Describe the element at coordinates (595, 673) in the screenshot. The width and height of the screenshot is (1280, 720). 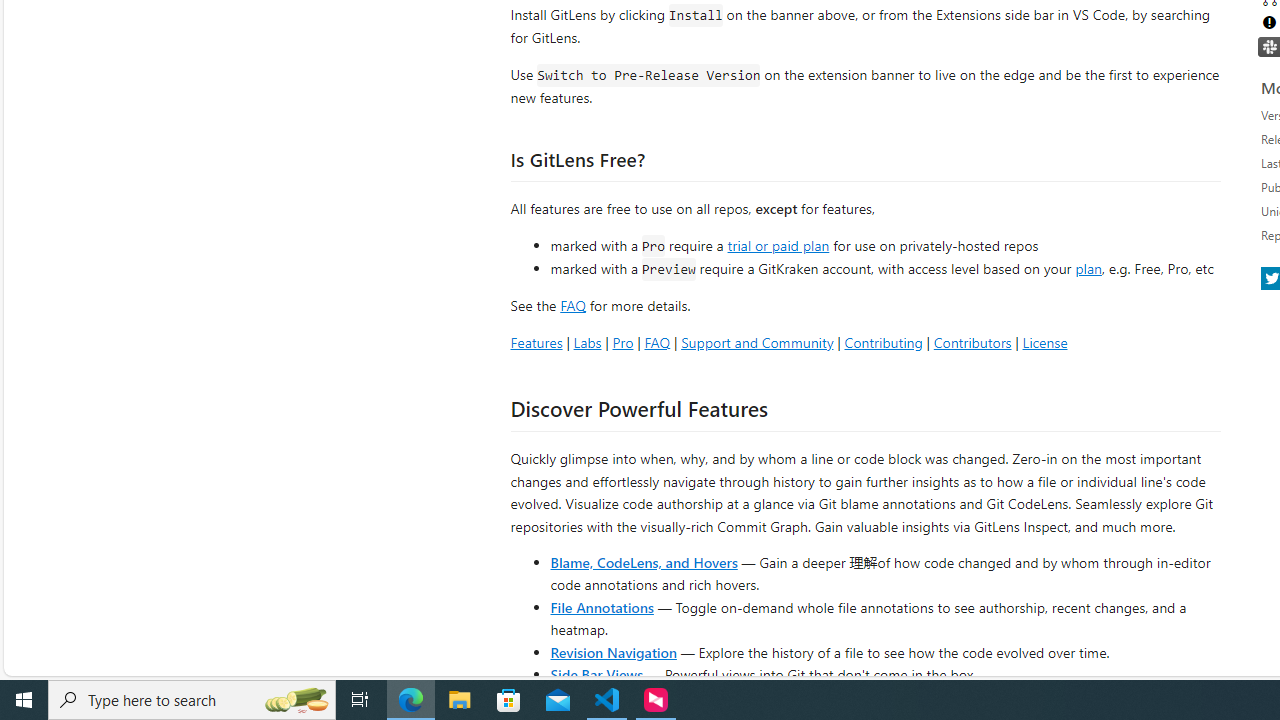
I see `'Side Bar Views'` at that location.